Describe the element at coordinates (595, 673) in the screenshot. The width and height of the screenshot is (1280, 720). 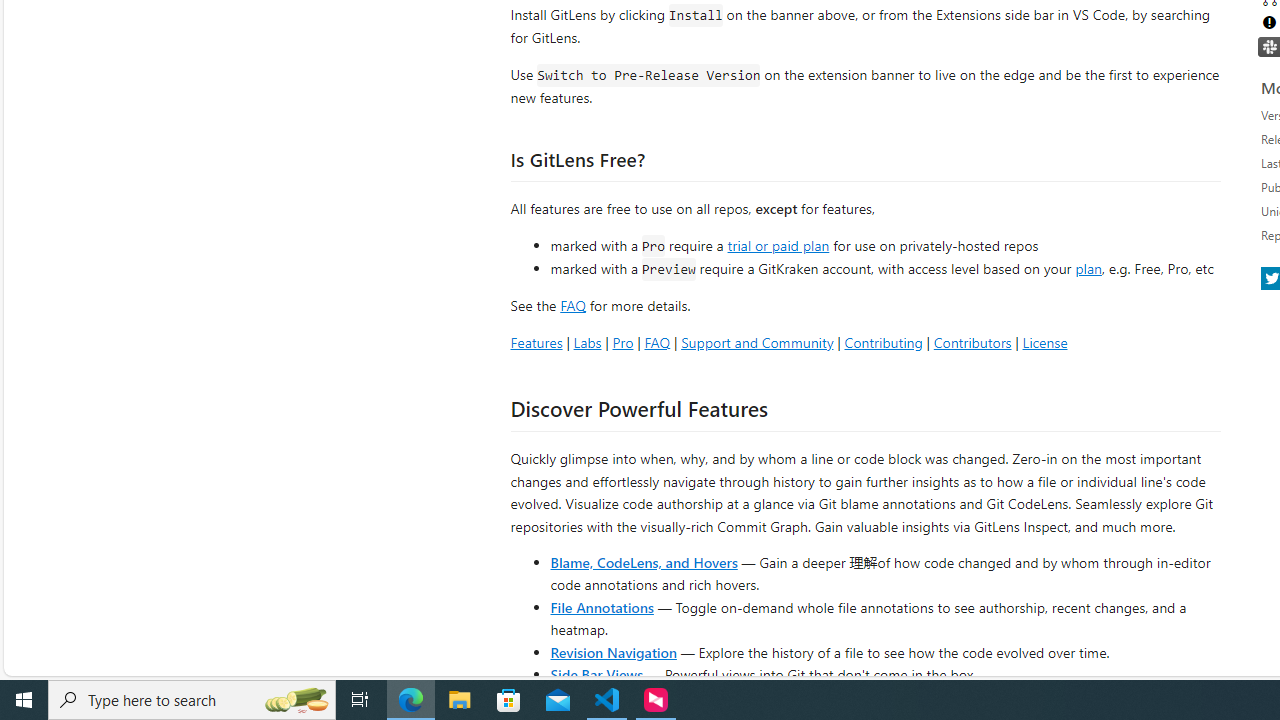
I see `'Side Bar Views'` at that location.